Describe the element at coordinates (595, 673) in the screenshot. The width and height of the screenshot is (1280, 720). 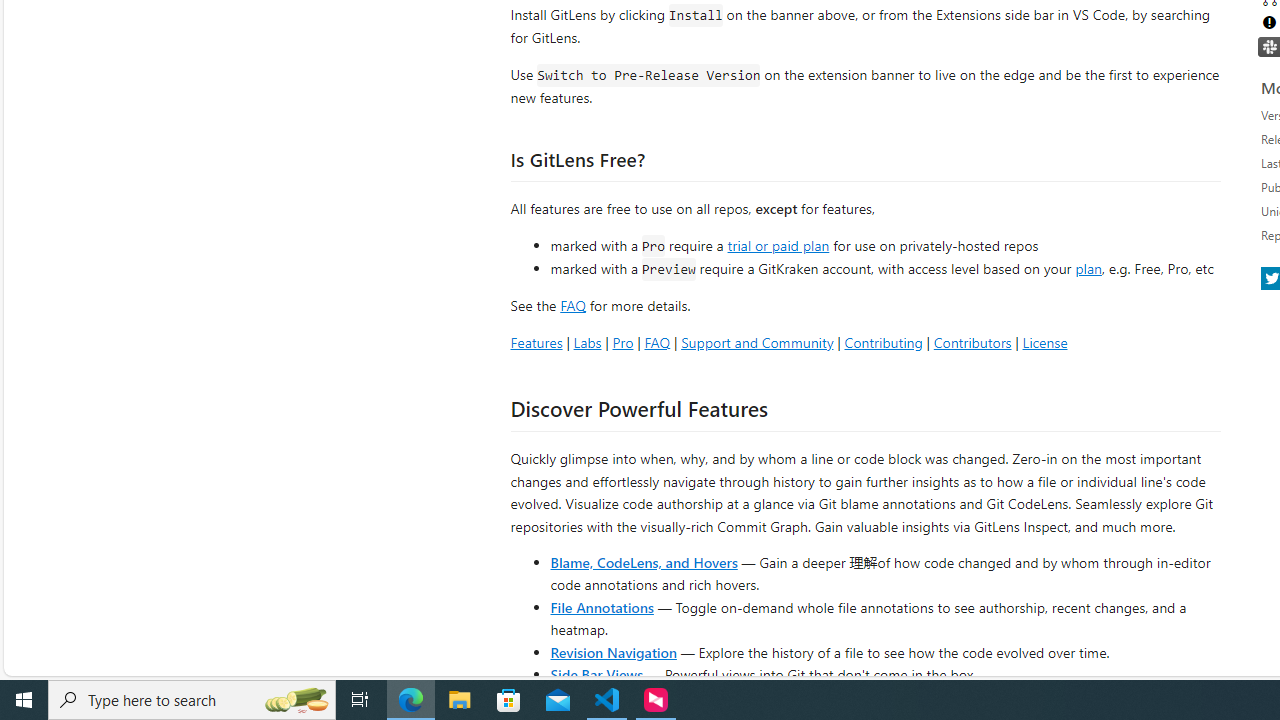
I see `'Side Bar Views'` at that location.